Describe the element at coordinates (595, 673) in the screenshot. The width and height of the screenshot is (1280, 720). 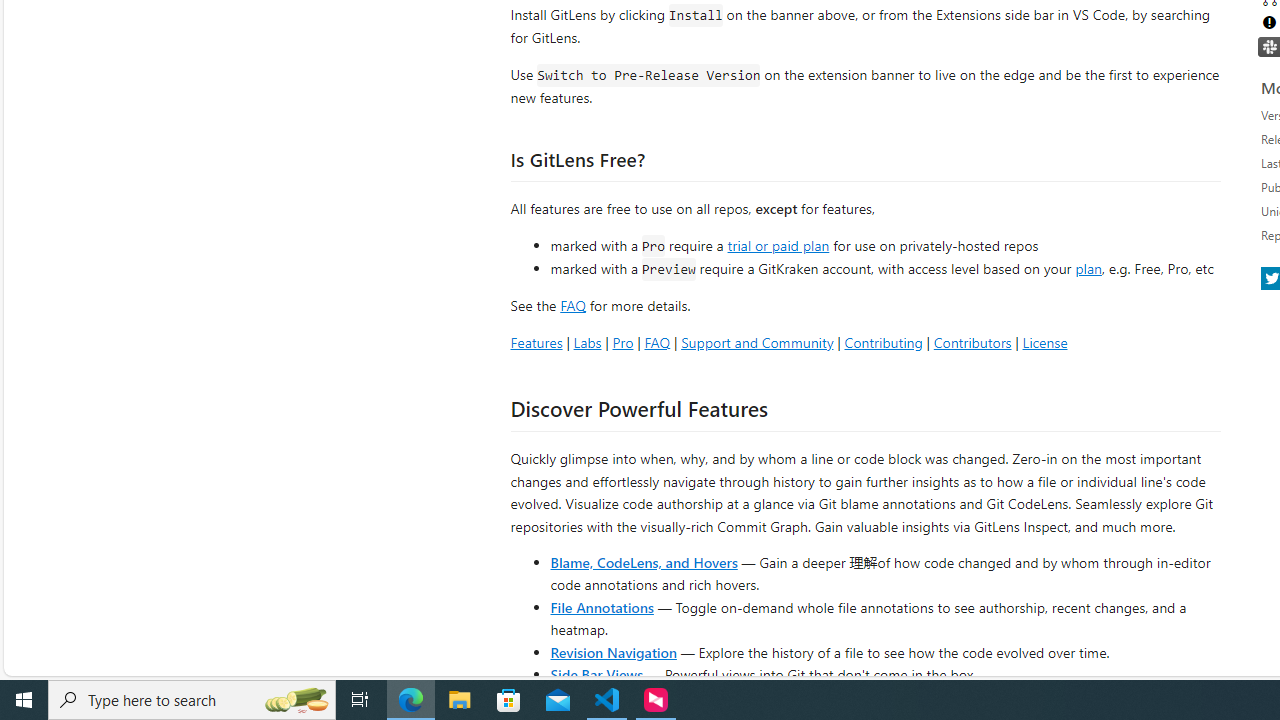
I see `'Side Bar Views'` at that location.